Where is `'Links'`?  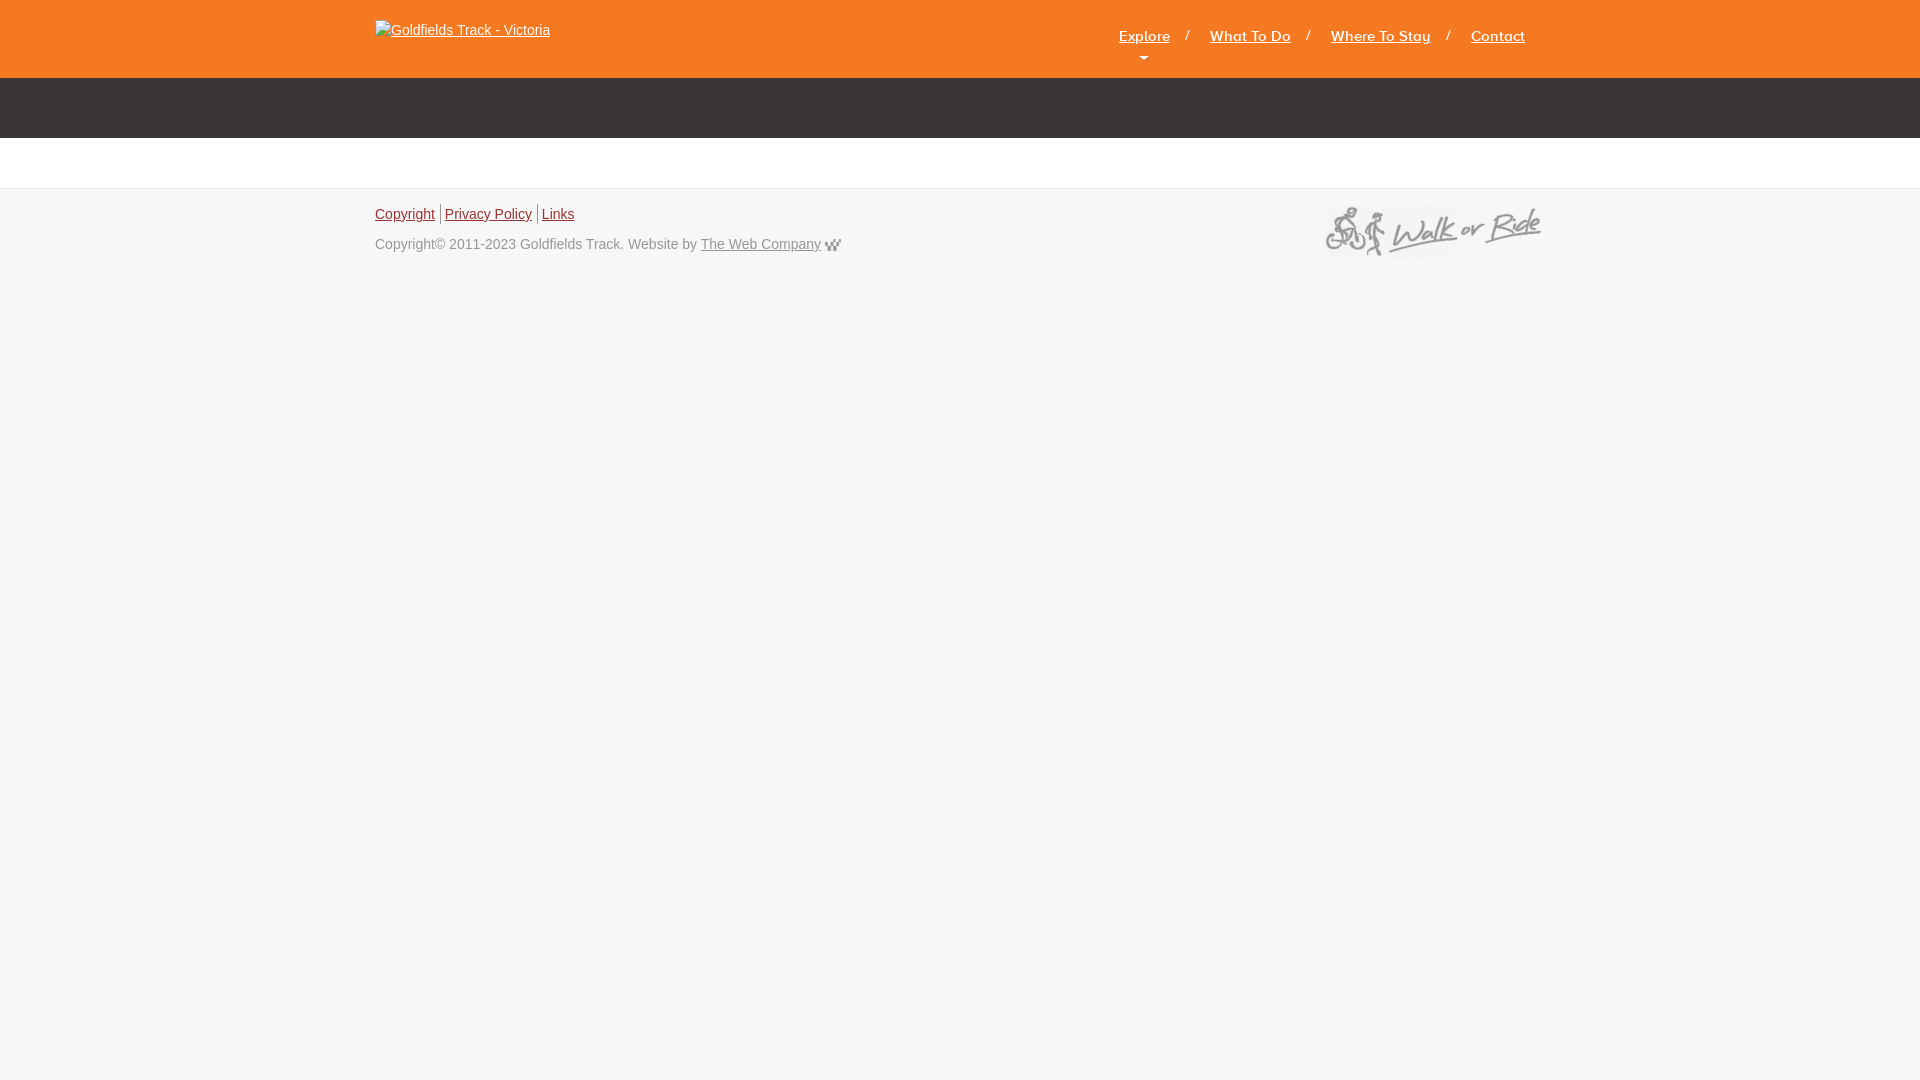
'Links' is located at coordinates (558, 213).